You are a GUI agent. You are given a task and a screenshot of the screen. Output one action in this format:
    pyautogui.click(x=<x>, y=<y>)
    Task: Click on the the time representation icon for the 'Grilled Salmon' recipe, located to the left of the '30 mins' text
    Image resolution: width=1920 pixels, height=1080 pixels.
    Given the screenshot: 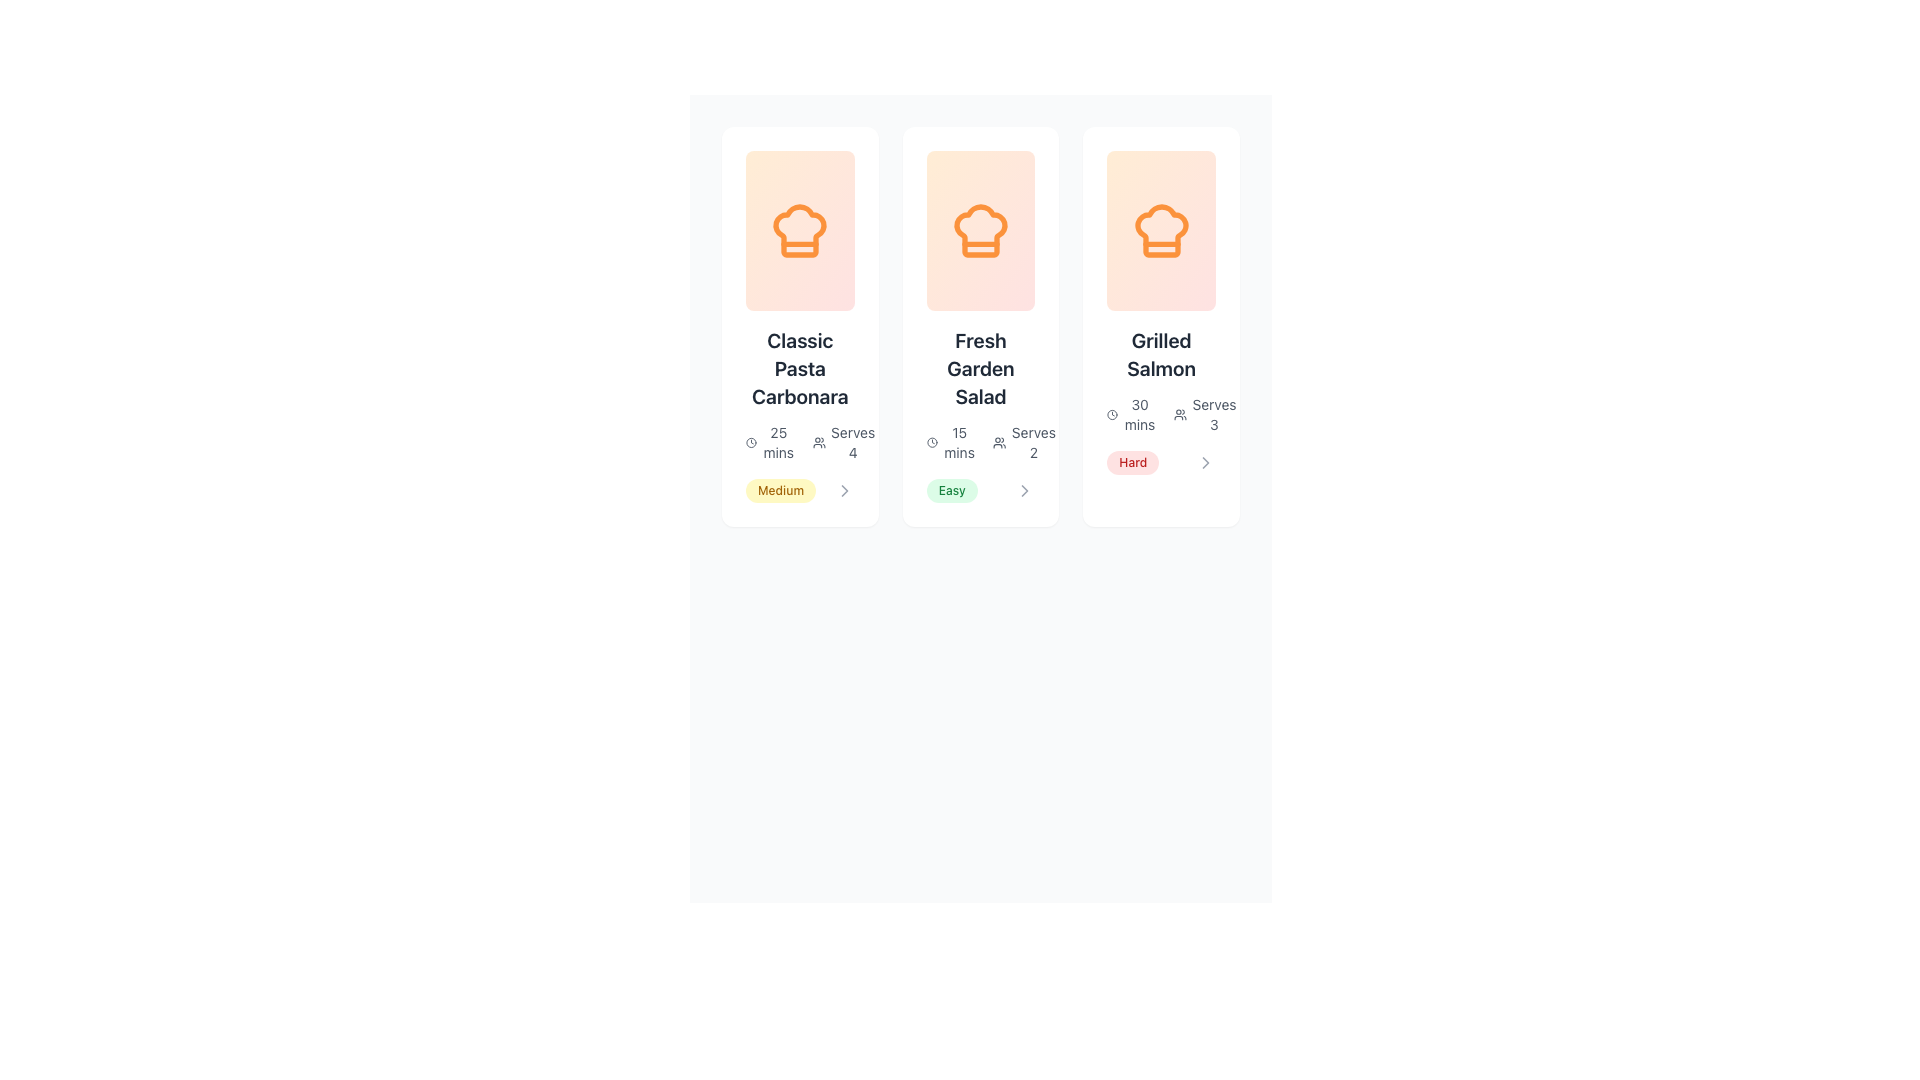 What is the action you would take?
    pyautogui.click(x=1111, y=414)
    